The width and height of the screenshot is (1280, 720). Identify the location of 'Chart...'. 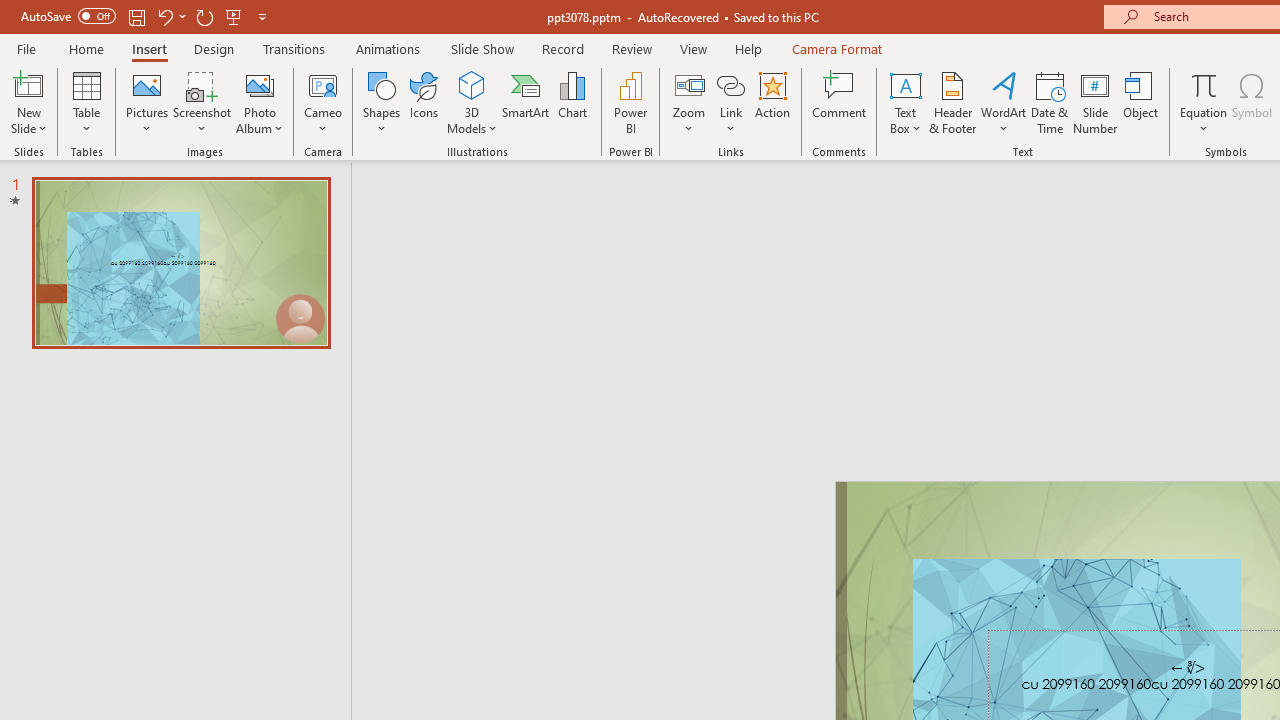
(571, 103).